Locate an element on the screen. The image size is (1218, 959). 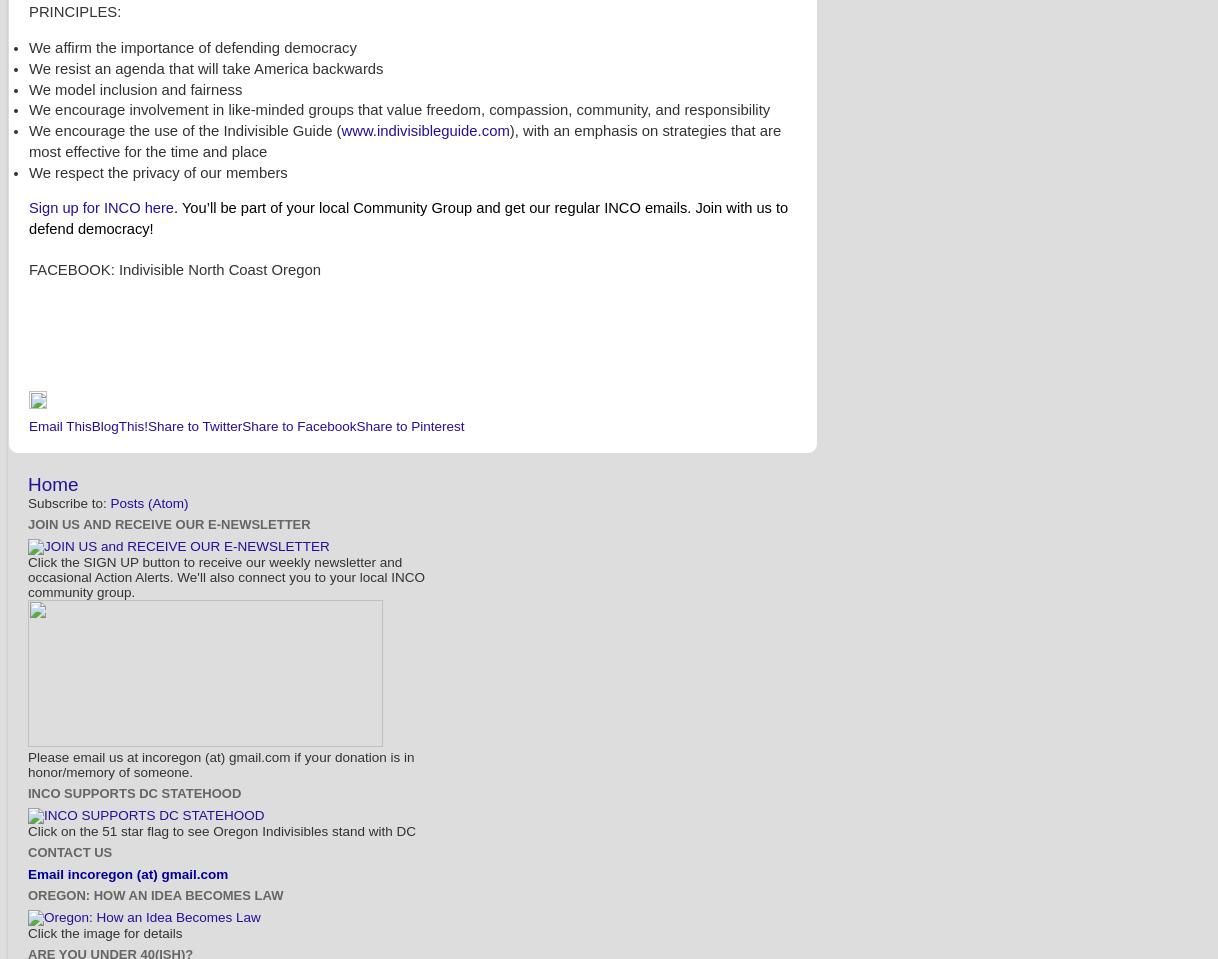
'We model inclusion and fairness' is located at coordinates (28, 88).